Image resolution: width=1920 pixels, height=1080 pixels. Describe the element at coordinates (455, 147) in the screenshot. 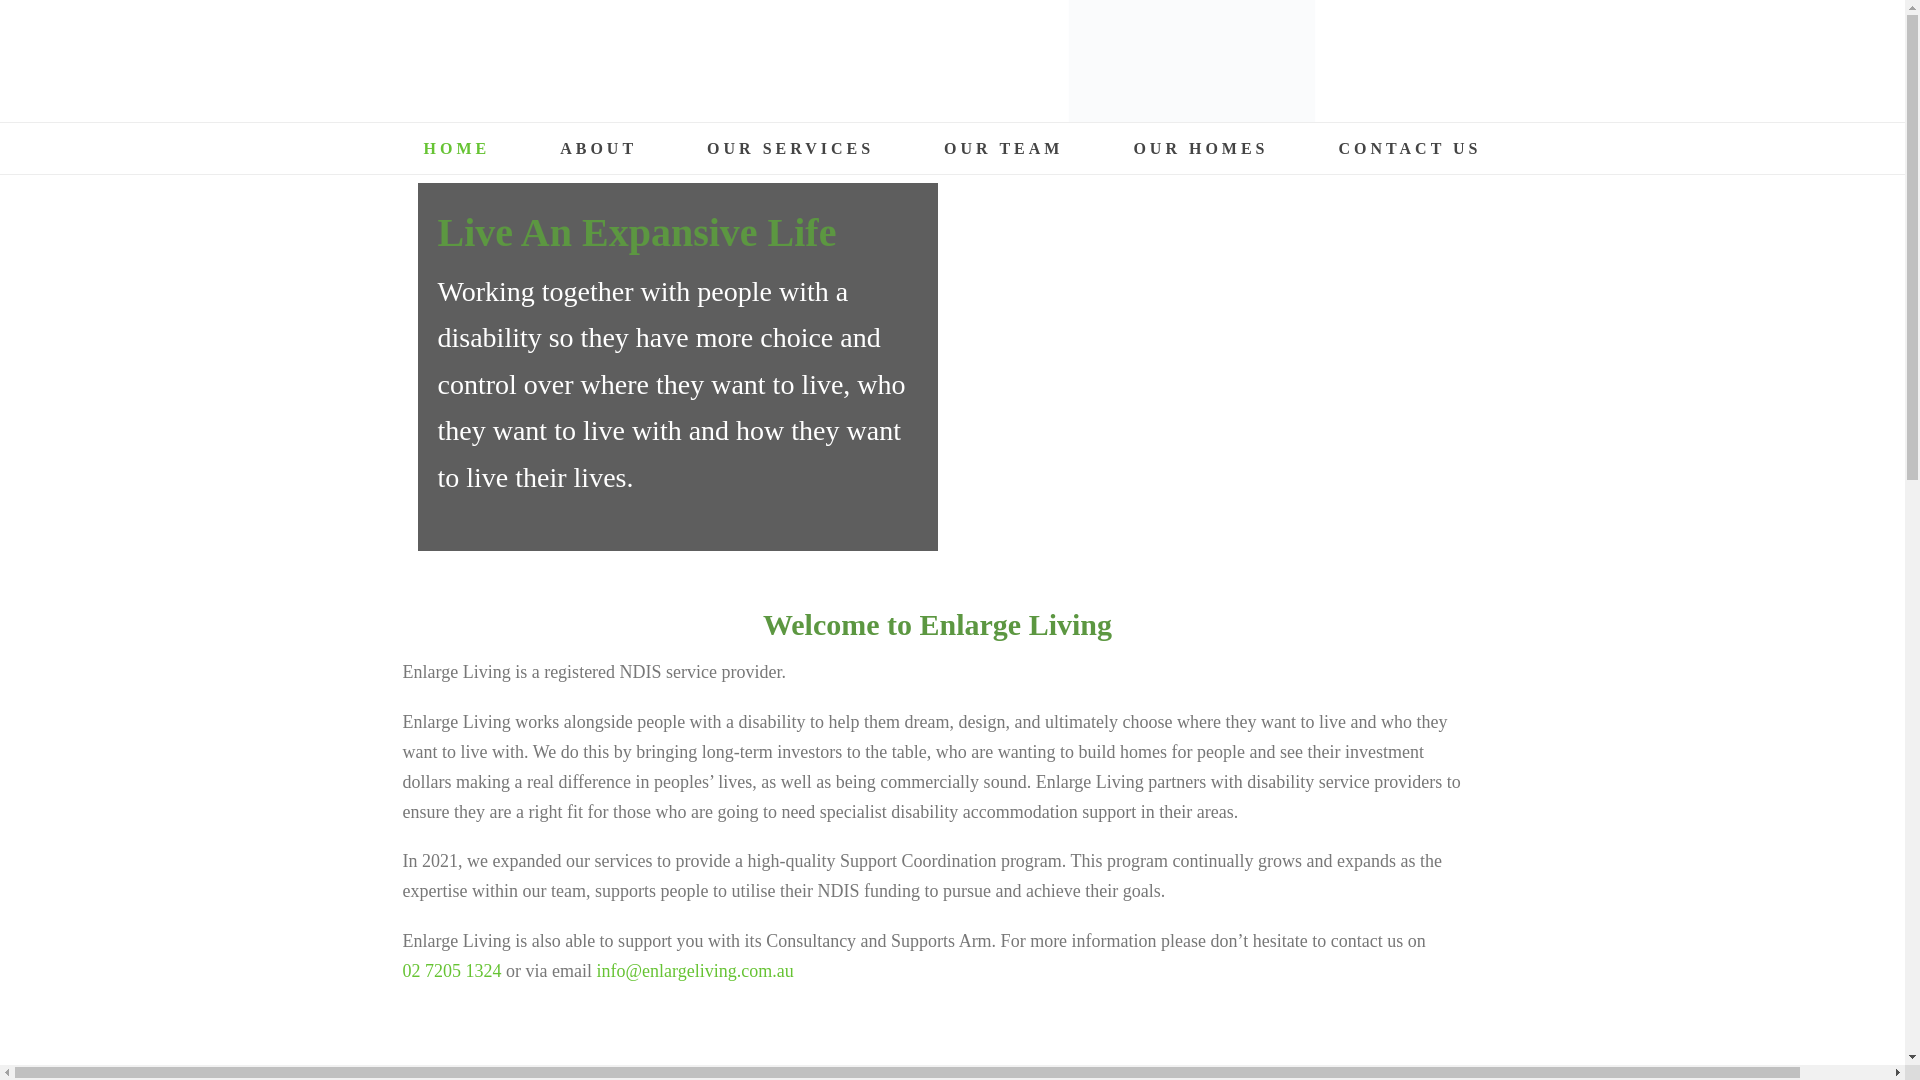

I see `'HOME'` at that location.